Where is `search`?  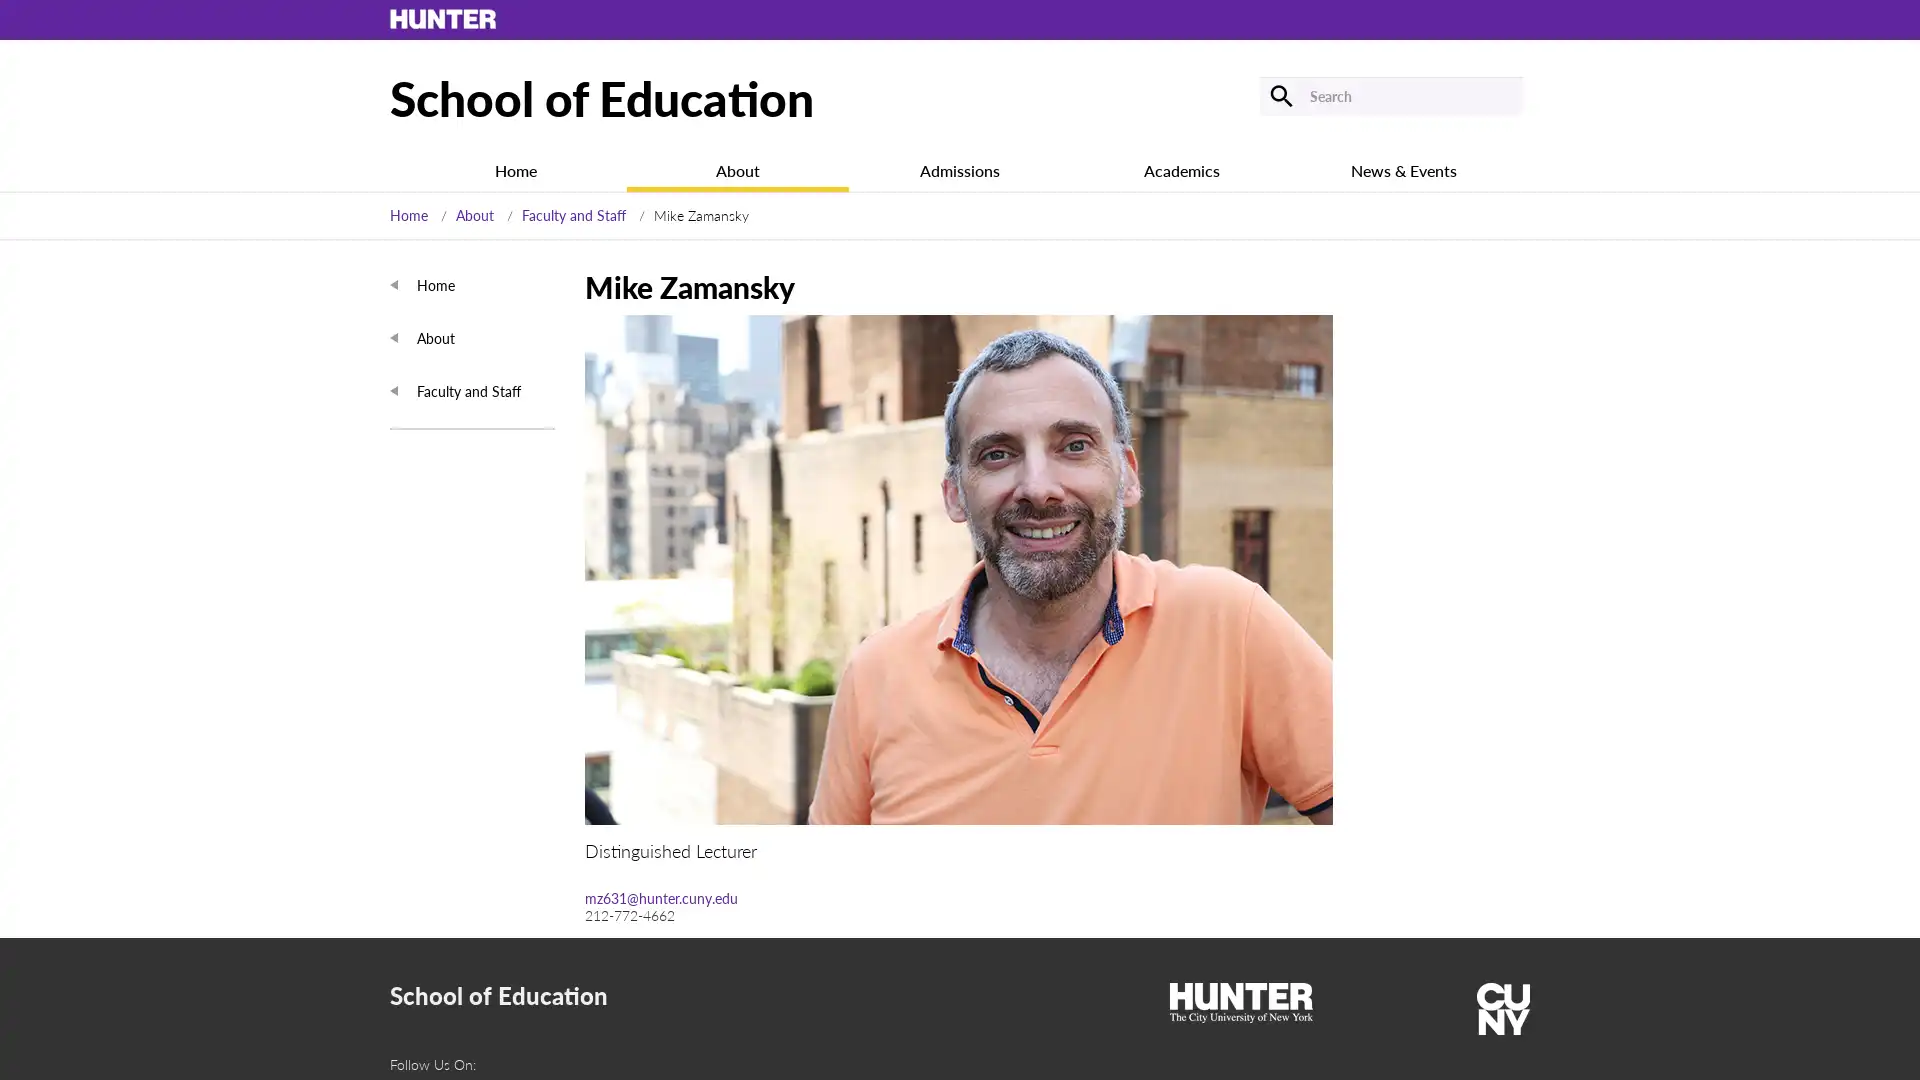 search is located at coordinates (1280, 95).